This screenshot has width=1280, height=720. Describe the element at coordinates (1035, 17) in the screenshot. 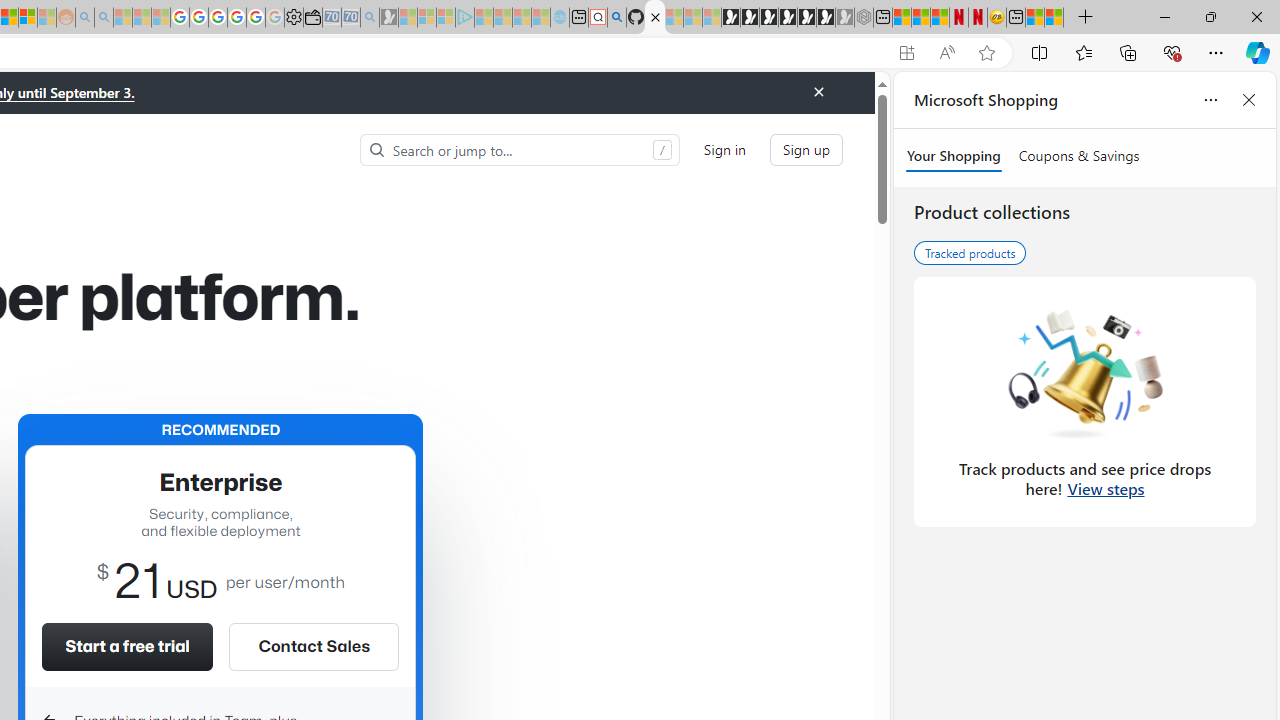

I see `'Wildlife - MSN'` at that location.